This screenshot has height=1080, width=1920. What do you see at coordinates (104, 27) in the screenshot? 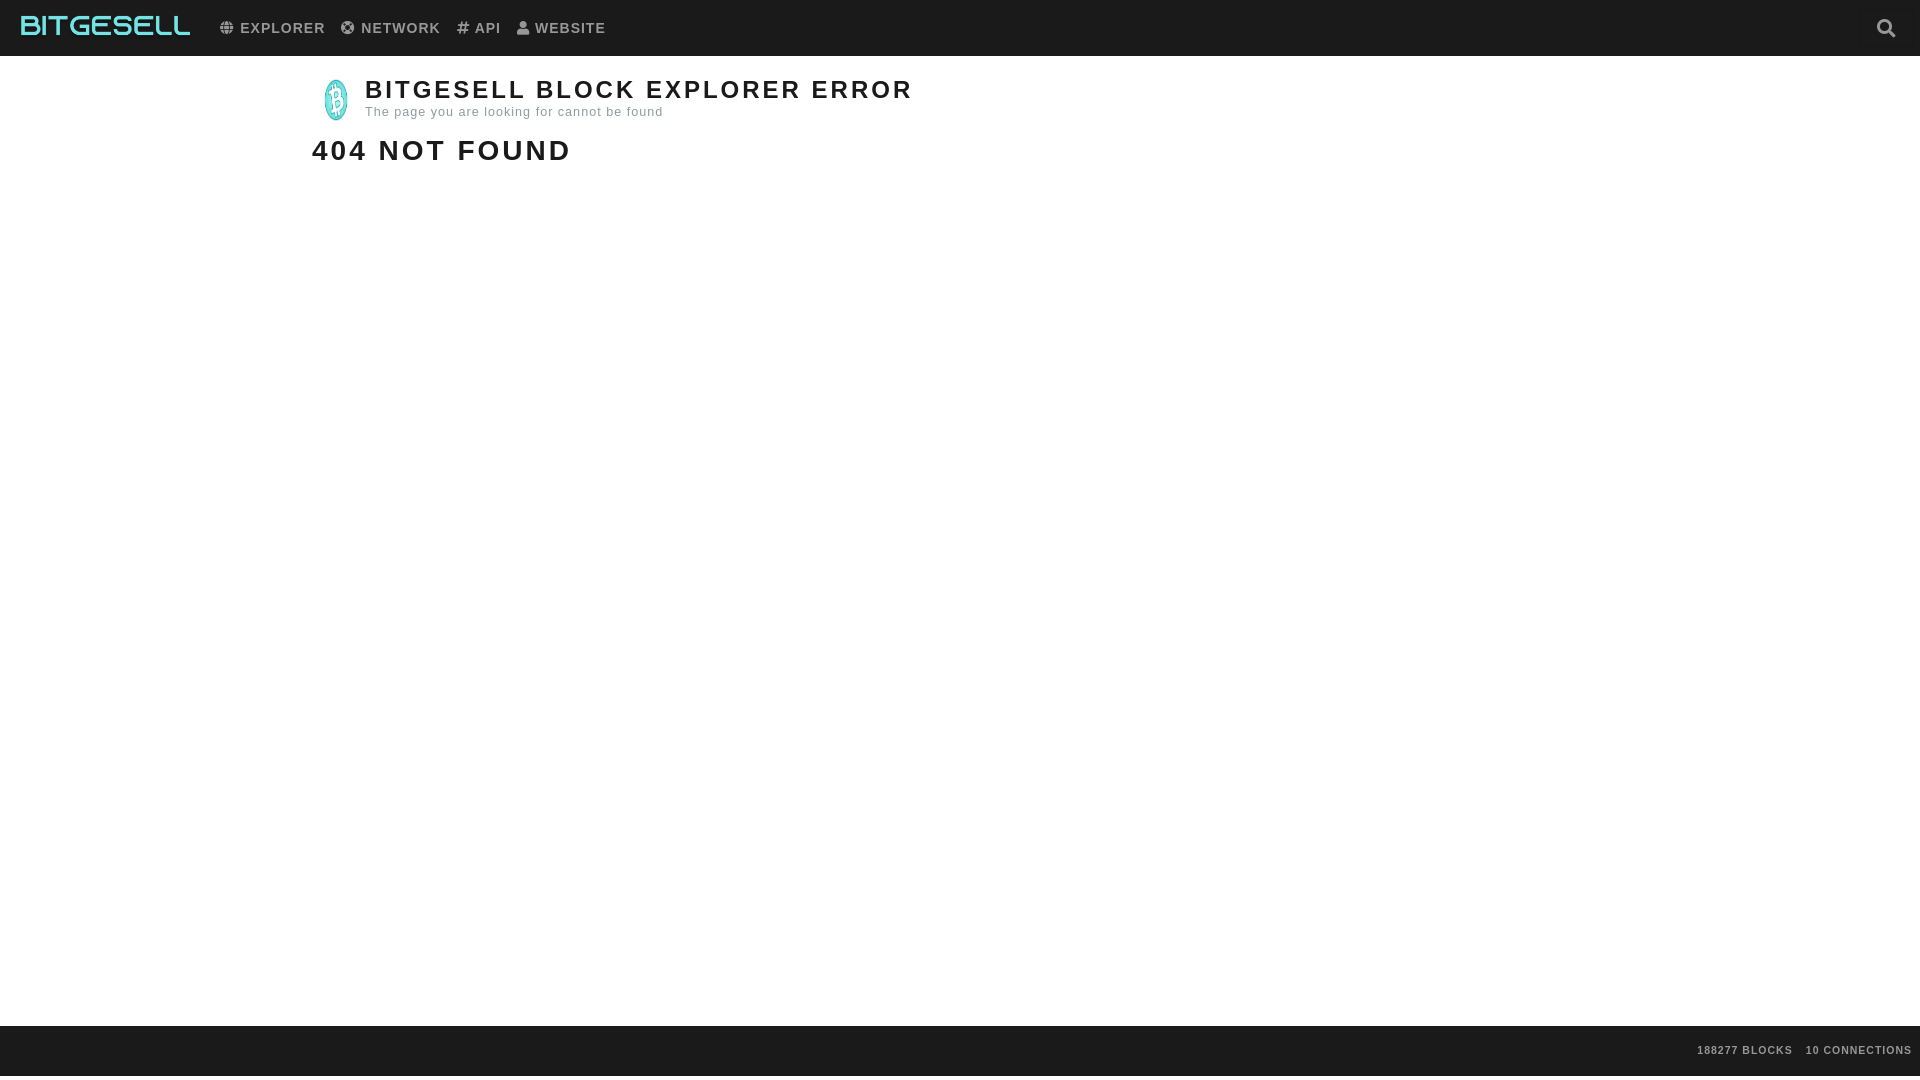
I see `'Bitgesell Home'` at bounding box center [104, 27].